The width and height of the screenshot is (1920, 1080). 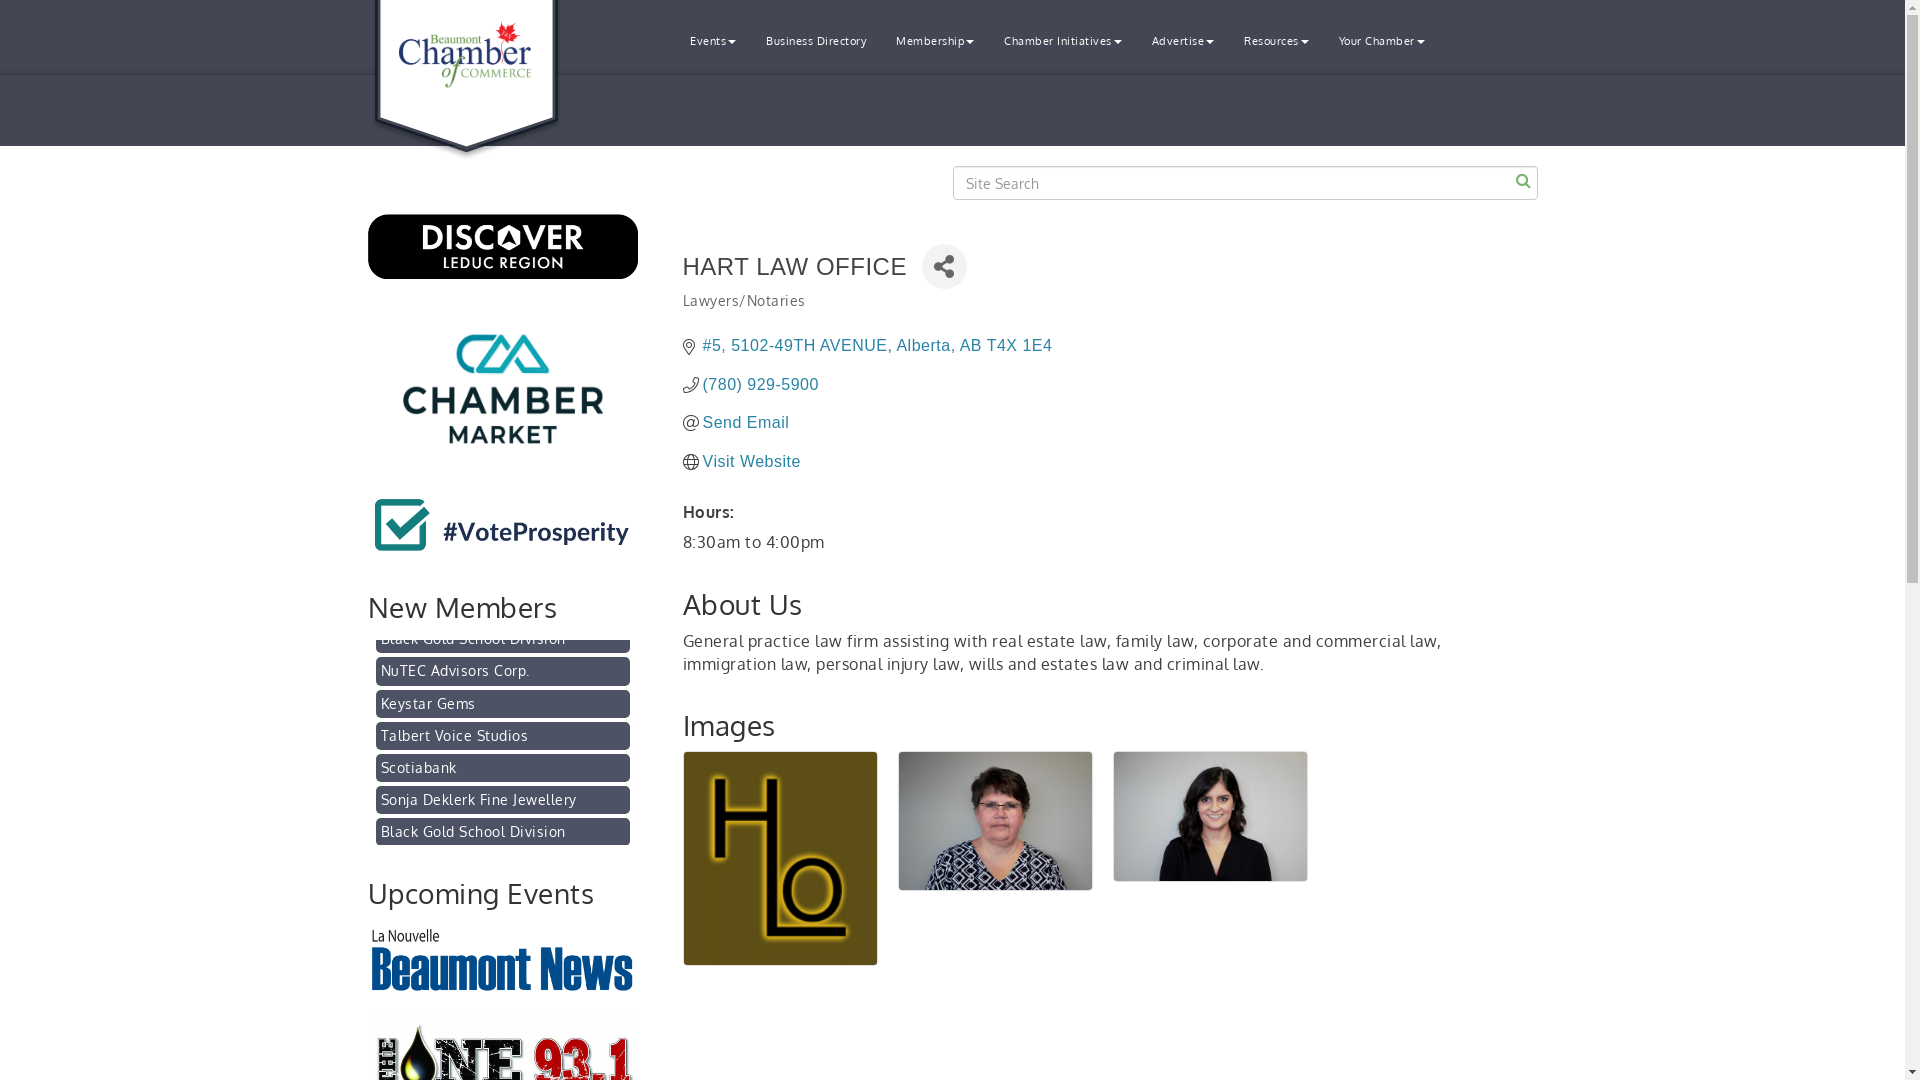 What do you see at coordinates (744, 421) in the screenshot?
I see `'Send Email'` at bounding box center [744, 421].